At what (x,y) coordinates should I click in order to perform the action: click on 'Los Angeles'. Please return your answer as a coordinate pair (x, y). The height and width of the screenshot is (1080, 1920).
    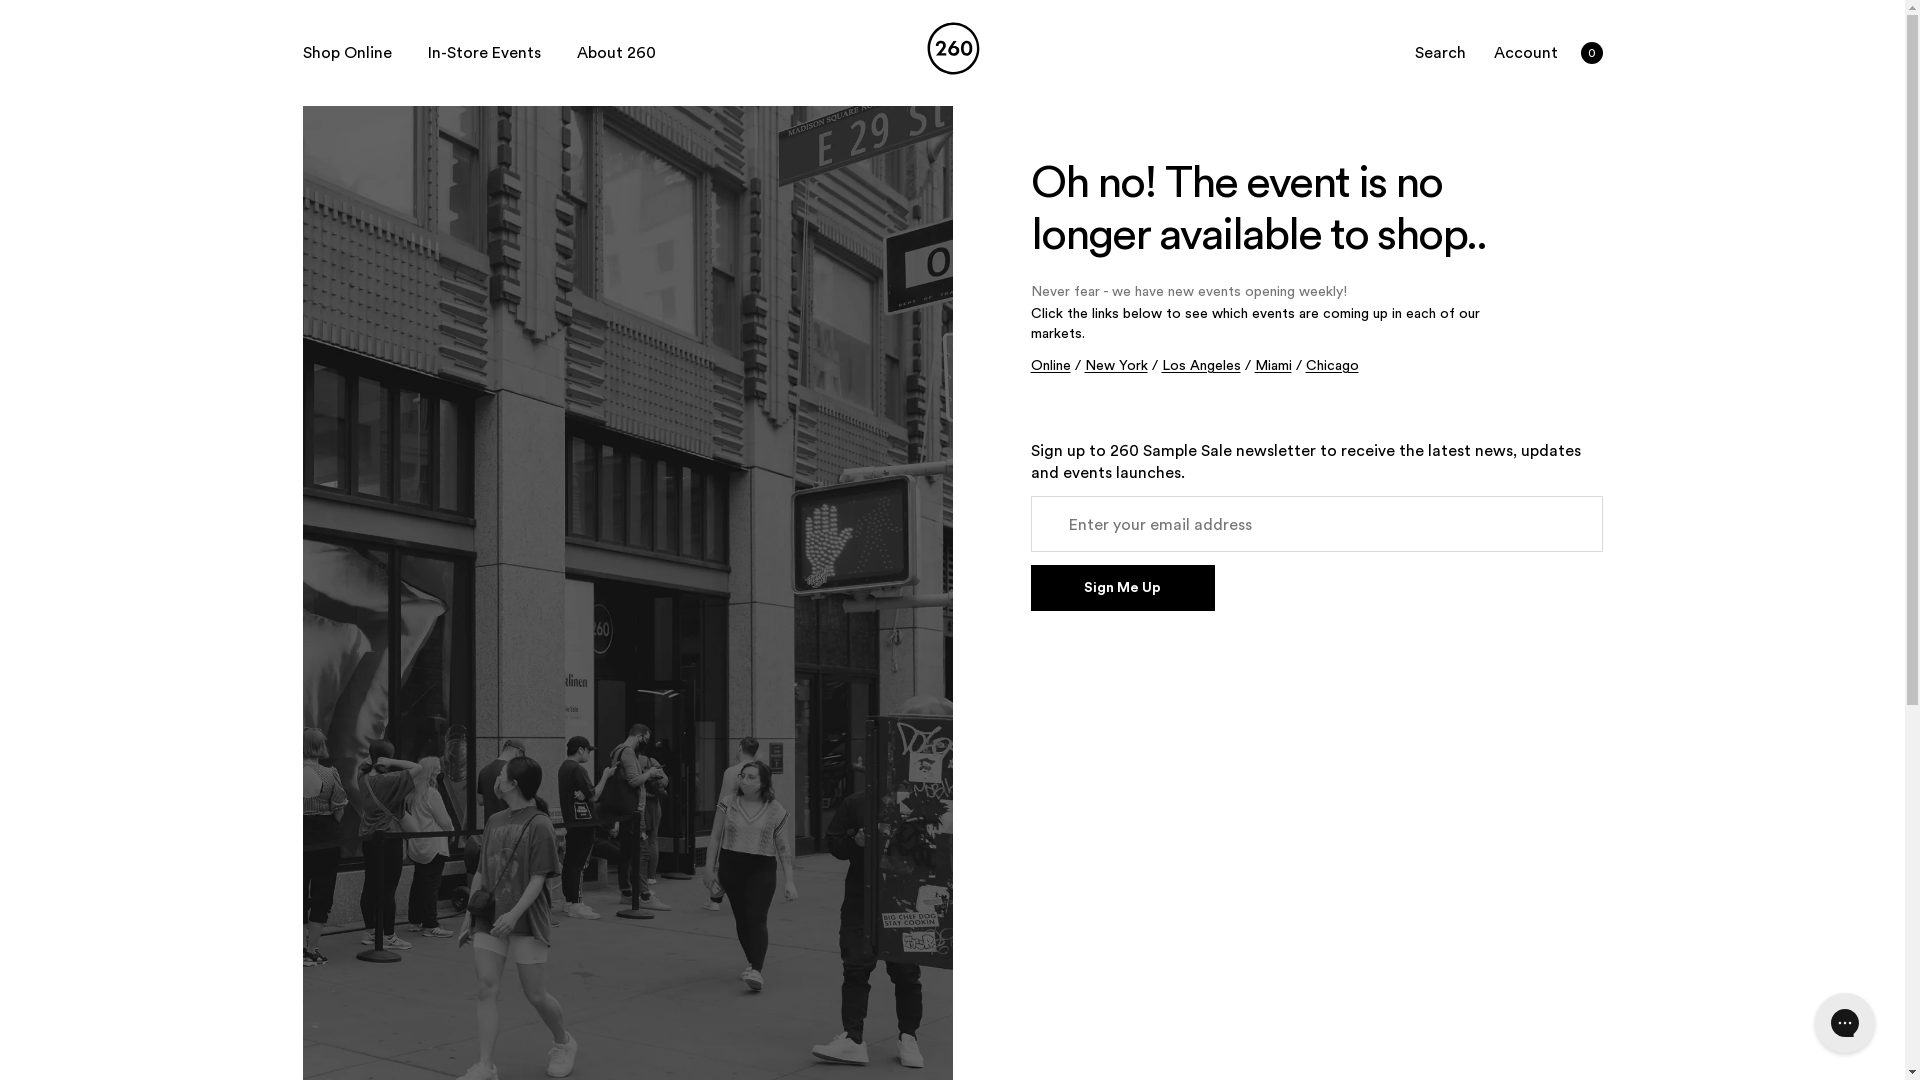
    Looking at the image, I should click on (1200, 366).